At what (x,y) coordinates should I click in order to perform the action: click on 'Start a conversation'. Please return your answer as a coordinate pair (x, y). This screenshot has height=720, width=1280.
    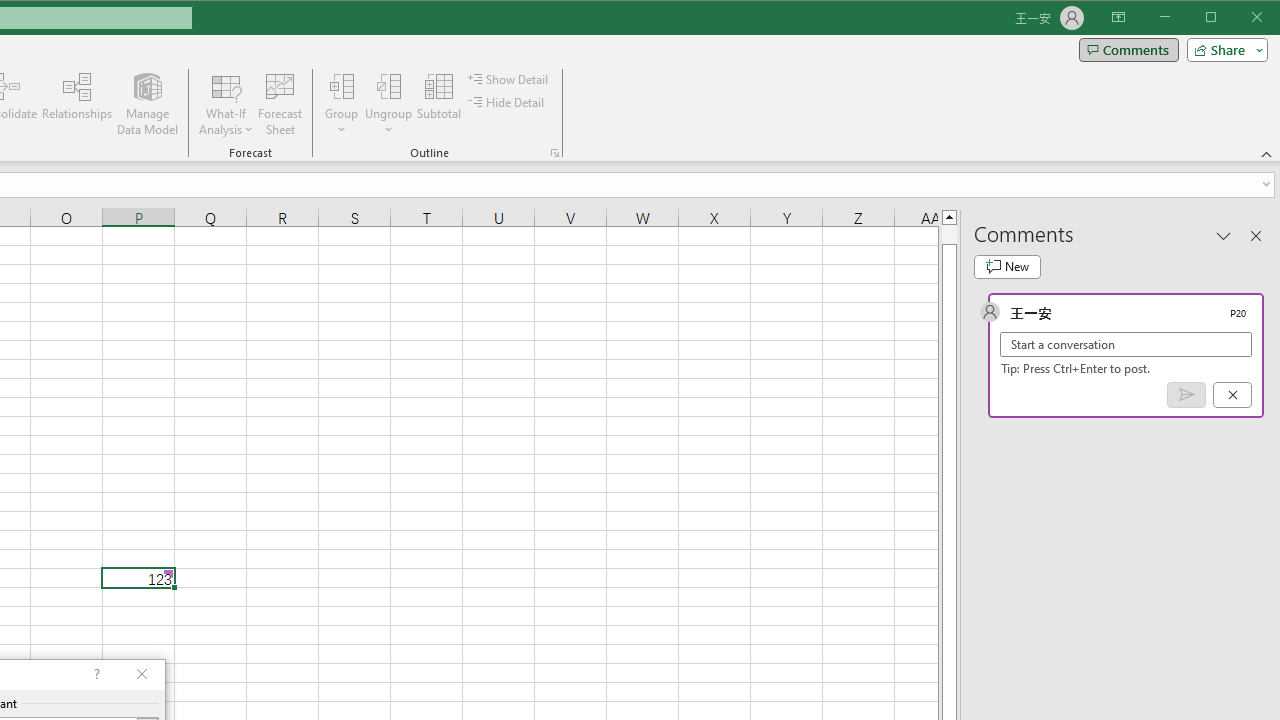
    Looking at the image, I should click on (1126, 343).